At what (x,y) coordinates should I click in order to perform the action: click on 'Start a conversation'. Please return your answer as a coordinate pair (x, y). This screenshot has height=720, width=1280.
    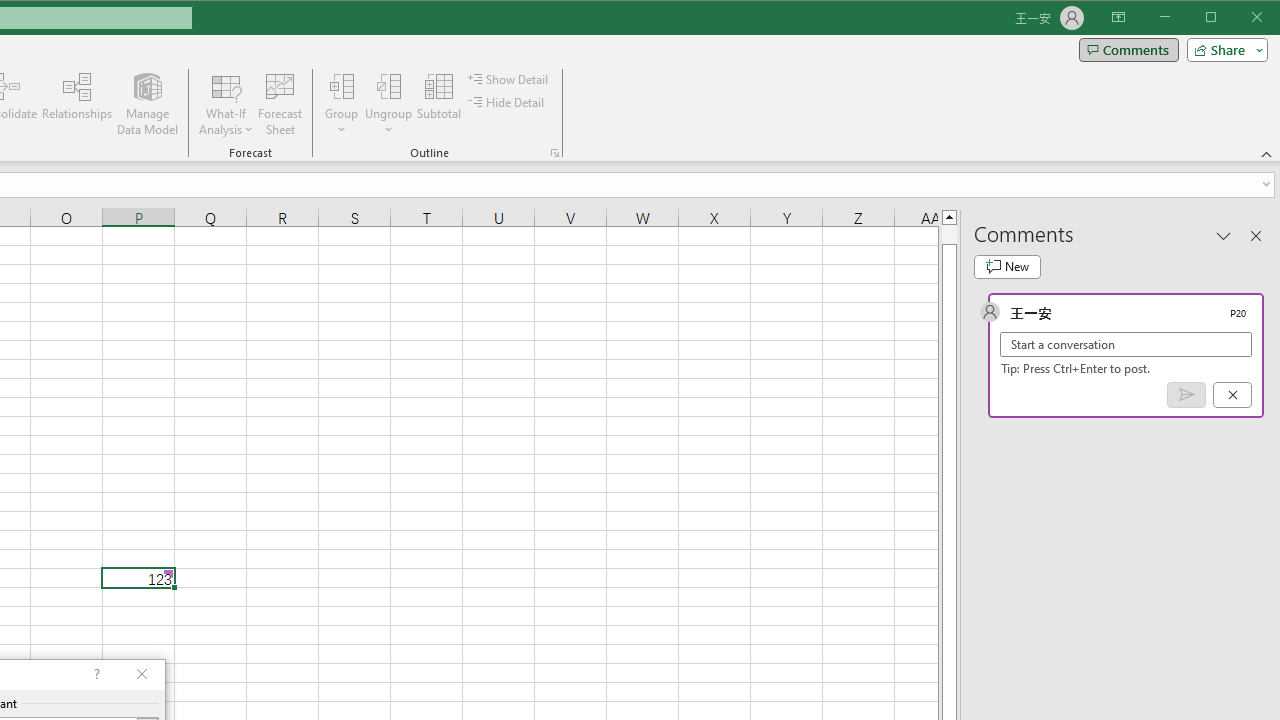
    Looking at the image, I should click on (1126, 343).